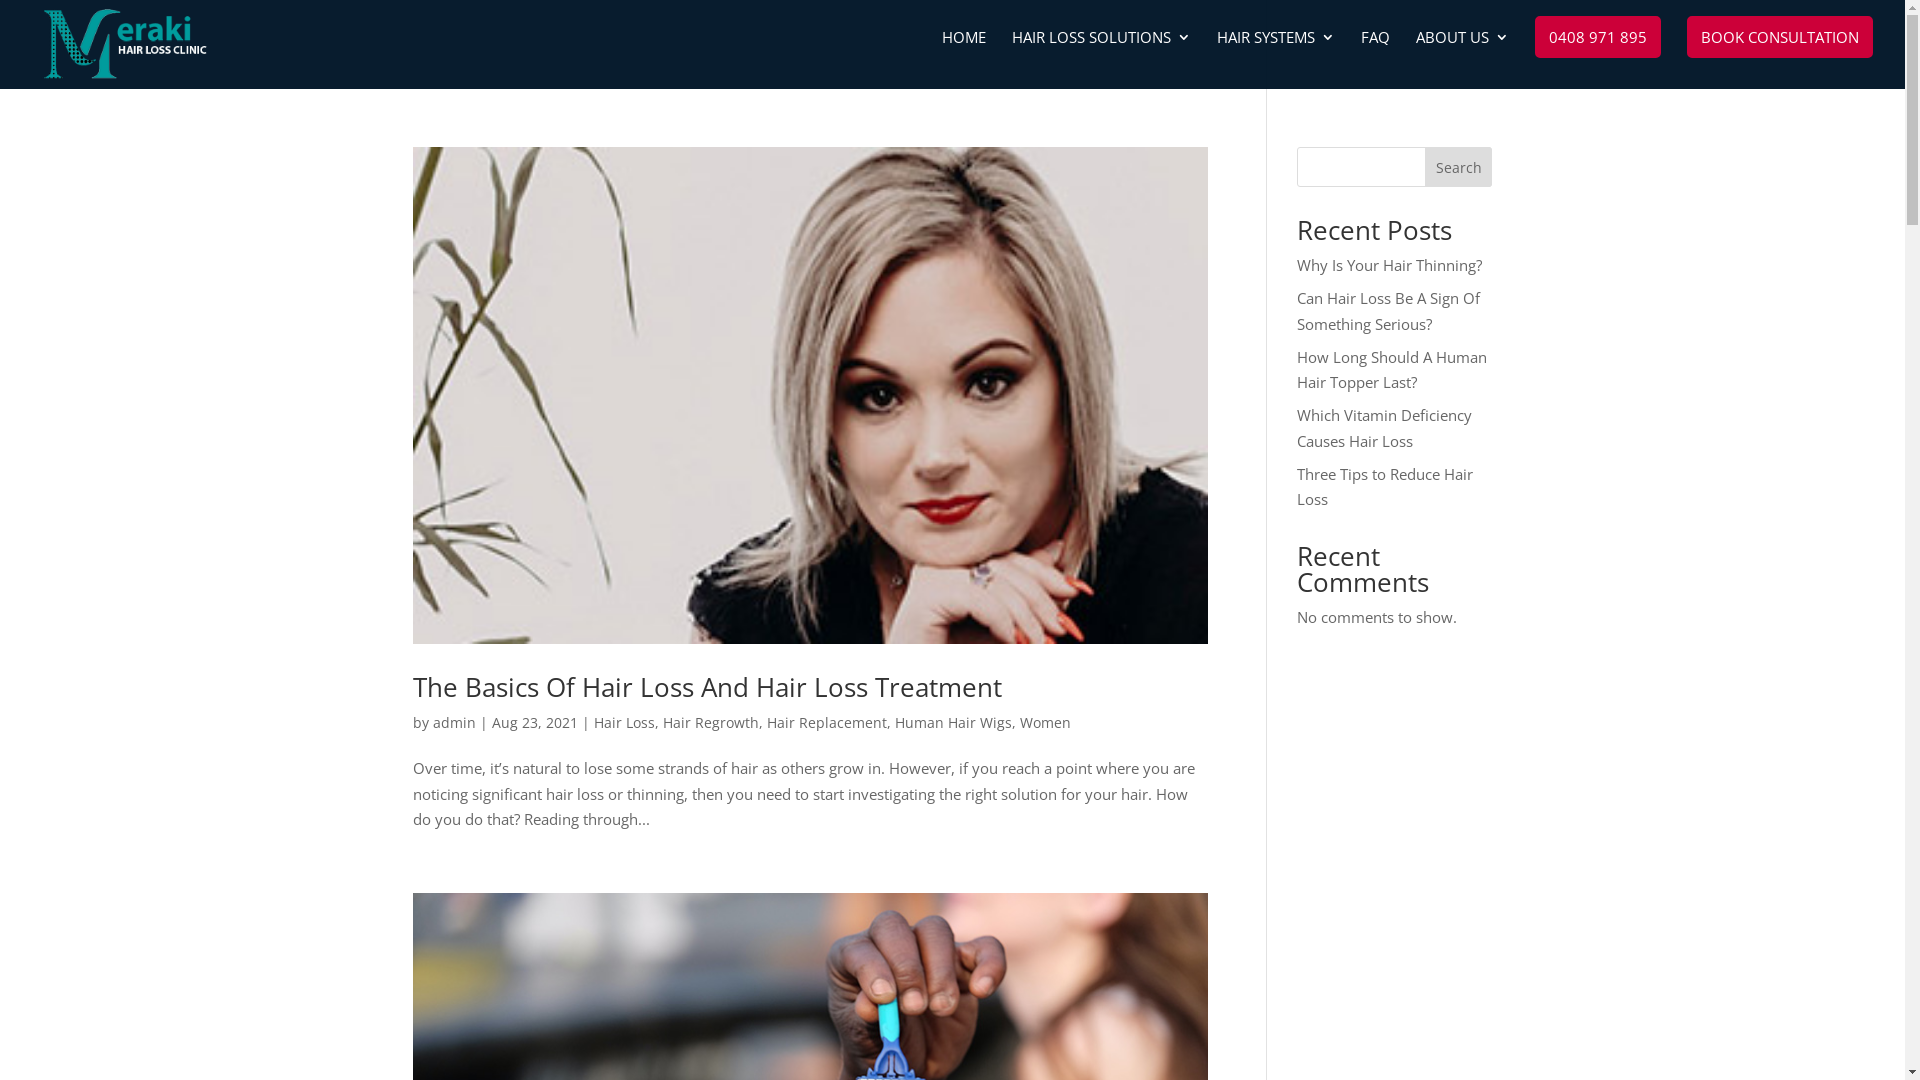 This screenshot has height=1080, width=1920. What do you see at coordinates (452, 722) in the screenshot?
I see `'admin'` at bounding box center [452, 722].